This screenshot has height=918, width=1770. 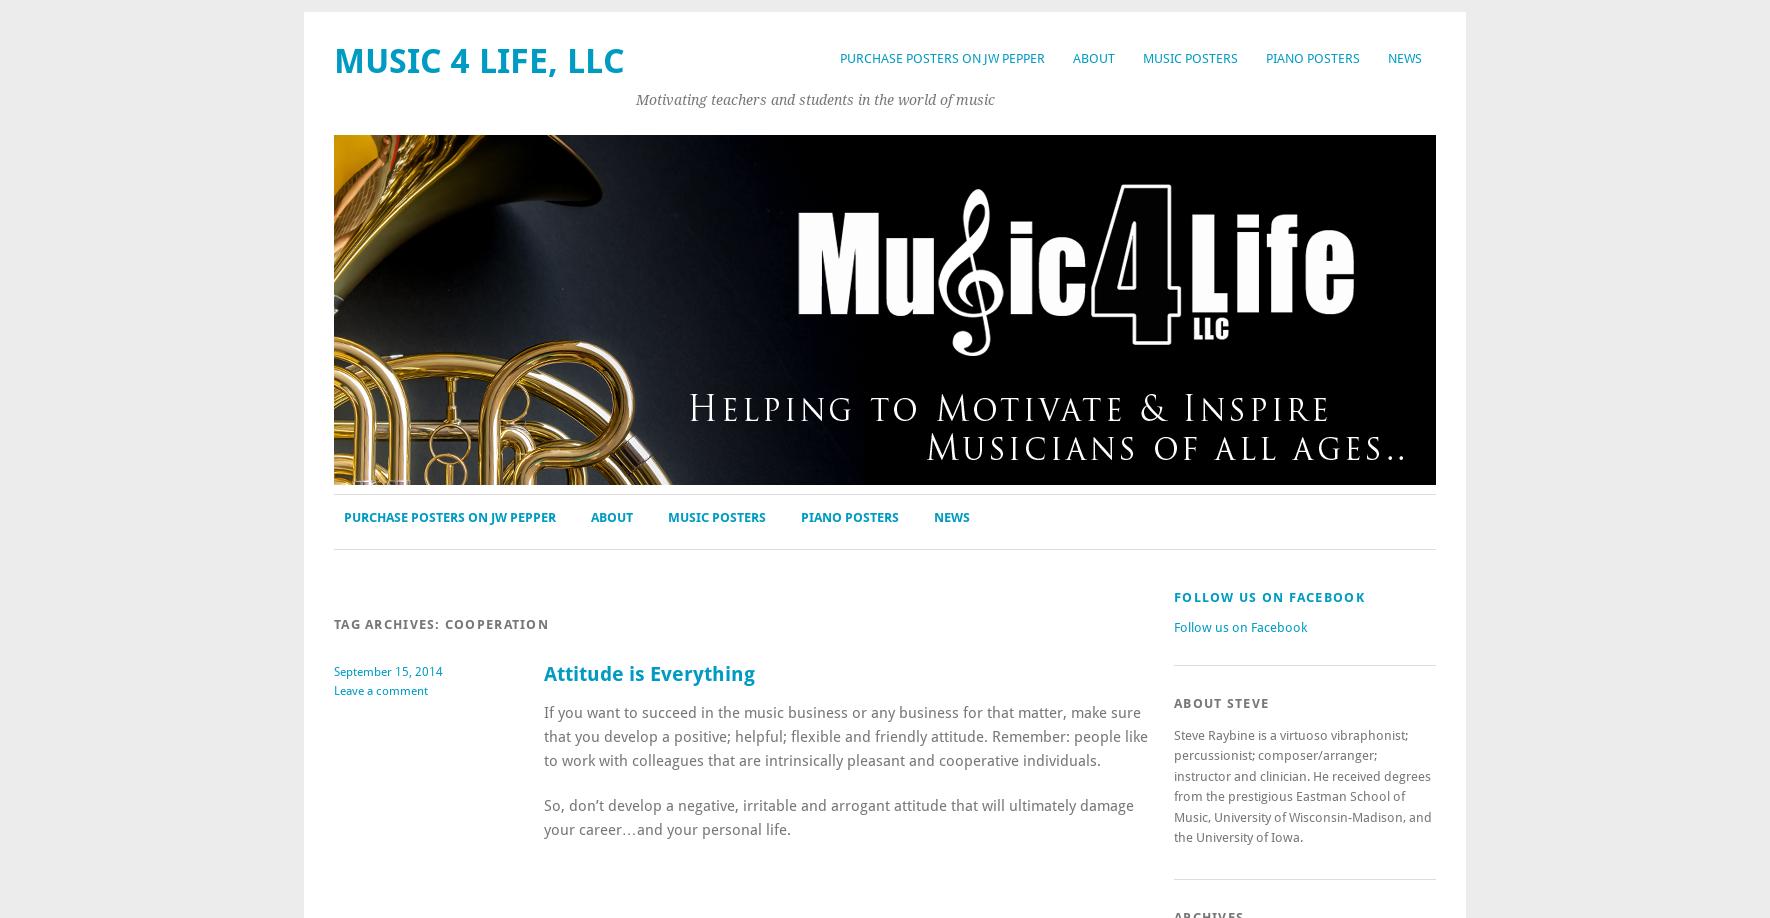 I want to click on 'cooperation', so click(x=496, y=624).